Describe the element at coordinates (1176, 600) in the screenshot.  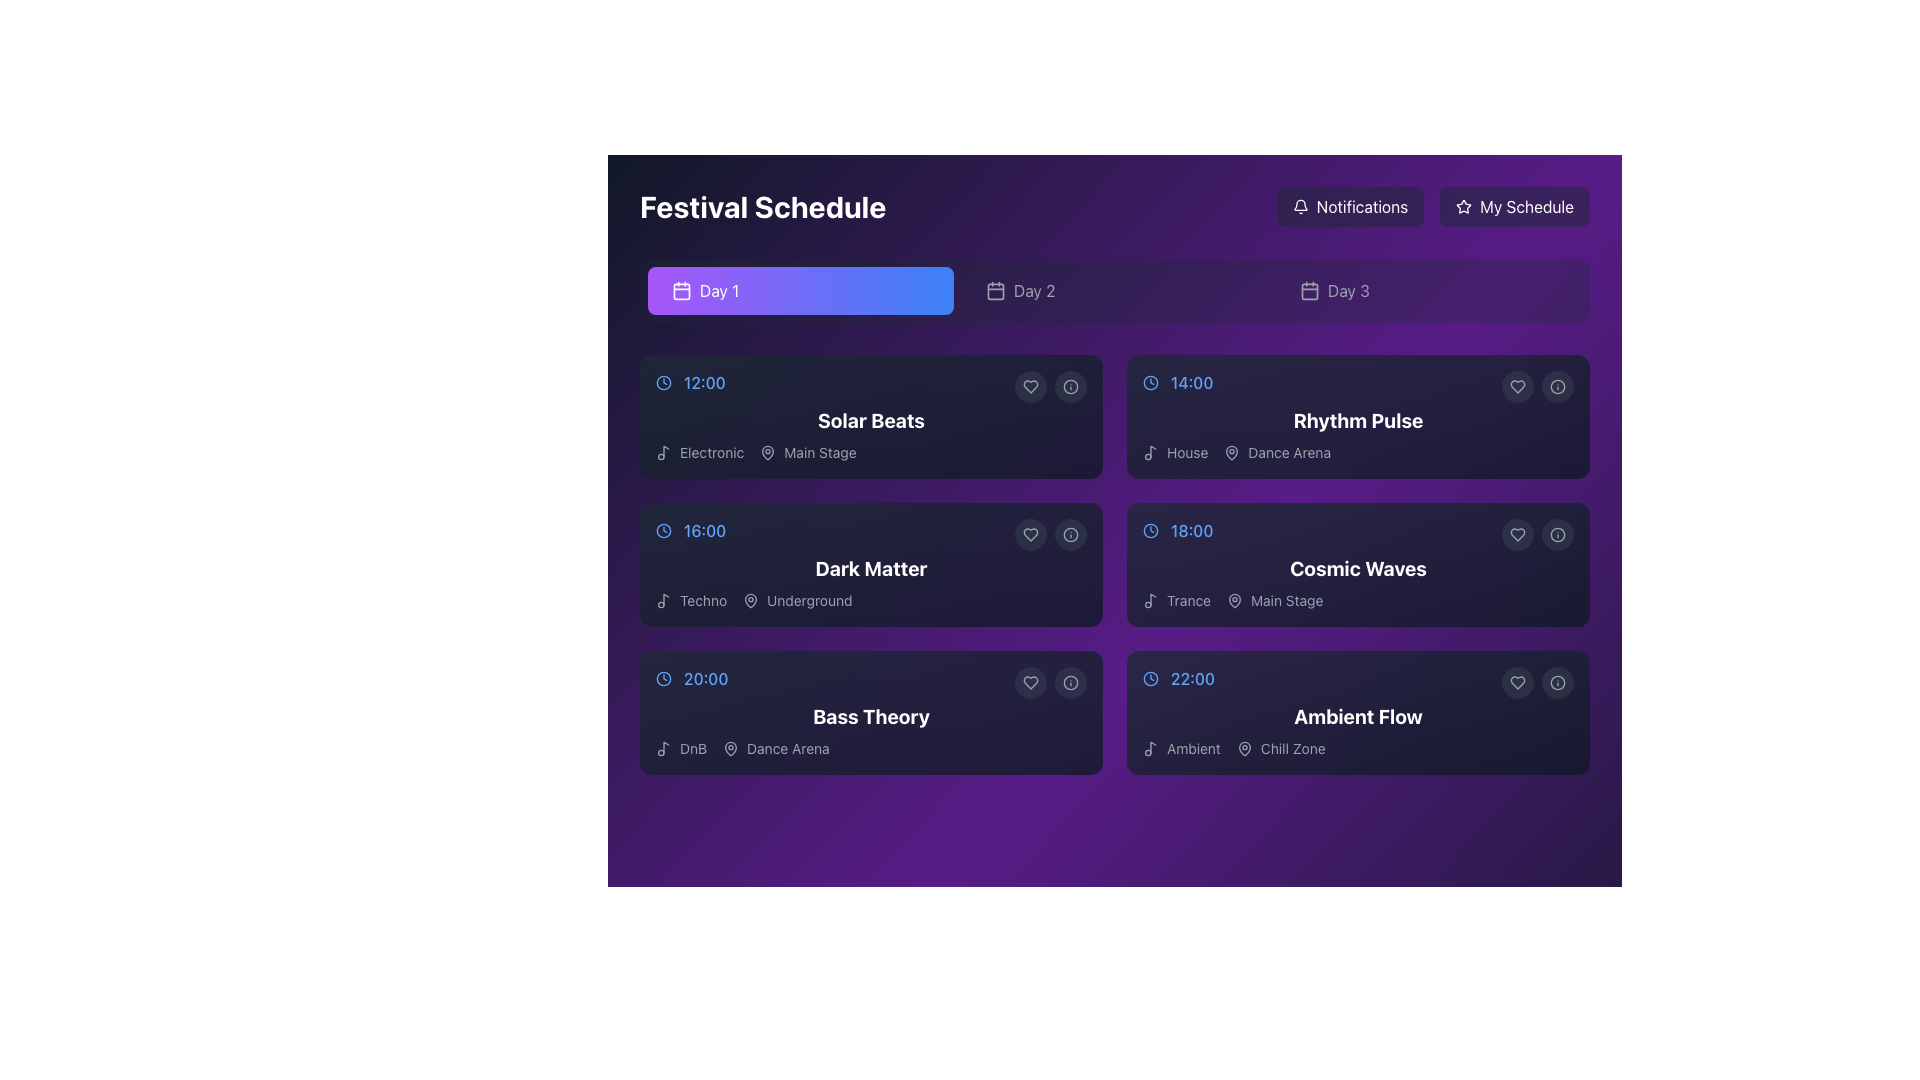
I see `the non-interactive label with an icon indicating the music genre for the 'Cosmic Waves' event at 18:00, positioned in the schedule card` at that location.